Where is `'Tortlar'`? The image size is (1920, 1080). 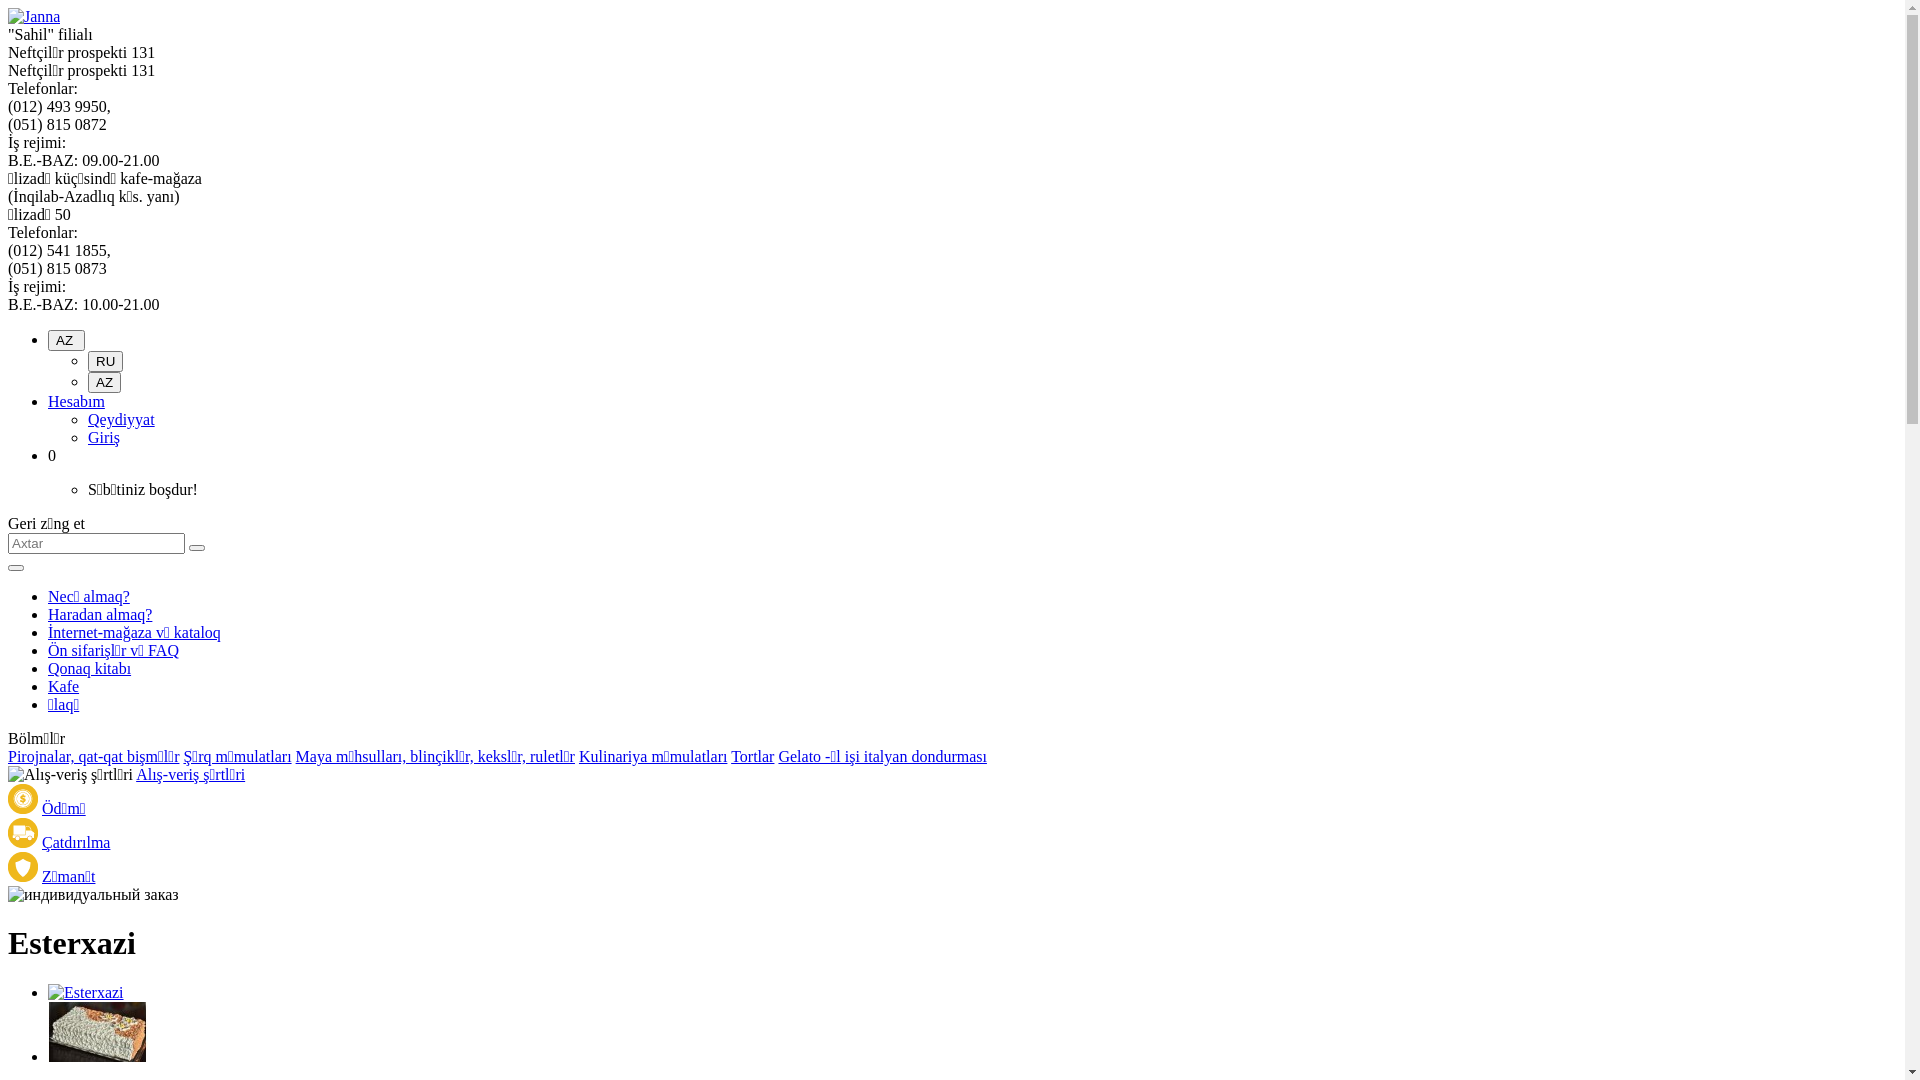
'Tortlar' is located at coordinates (729, 756).